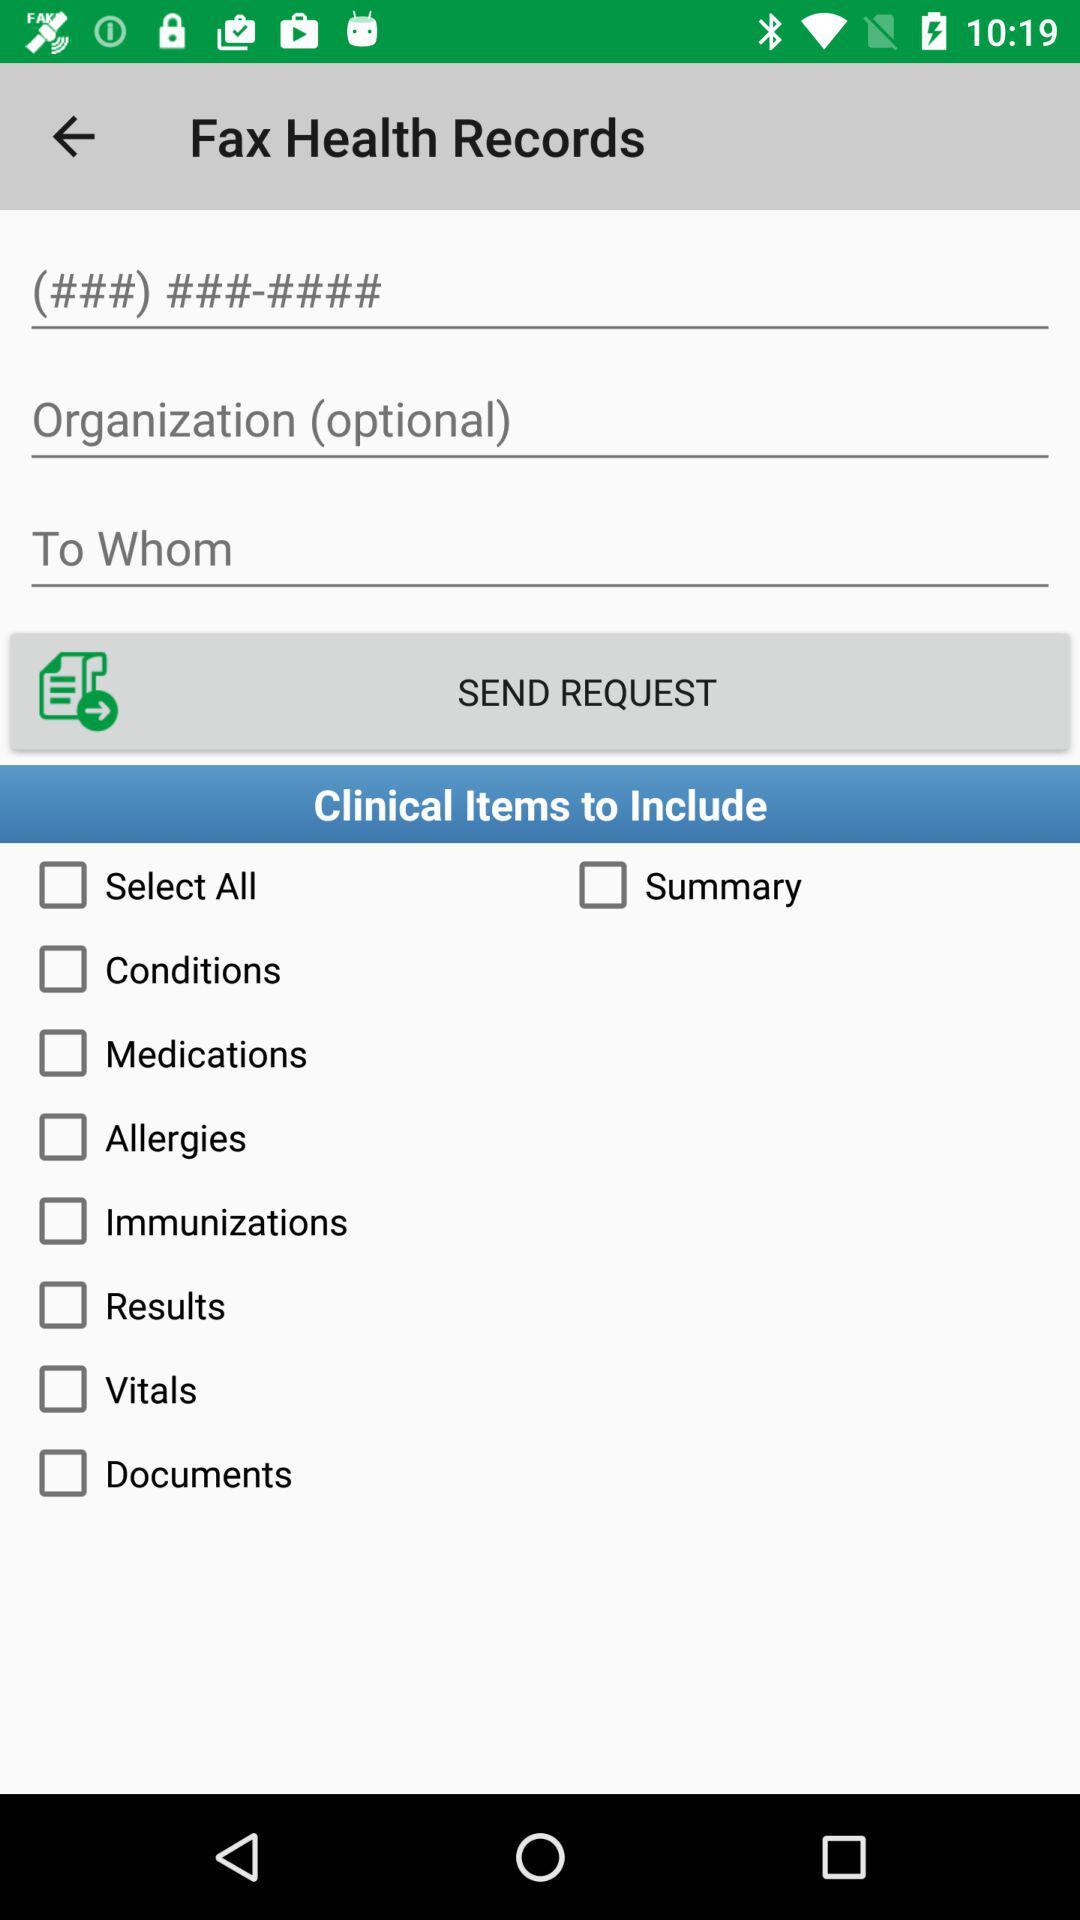  I want to click on organization optional, so click(540, 418).